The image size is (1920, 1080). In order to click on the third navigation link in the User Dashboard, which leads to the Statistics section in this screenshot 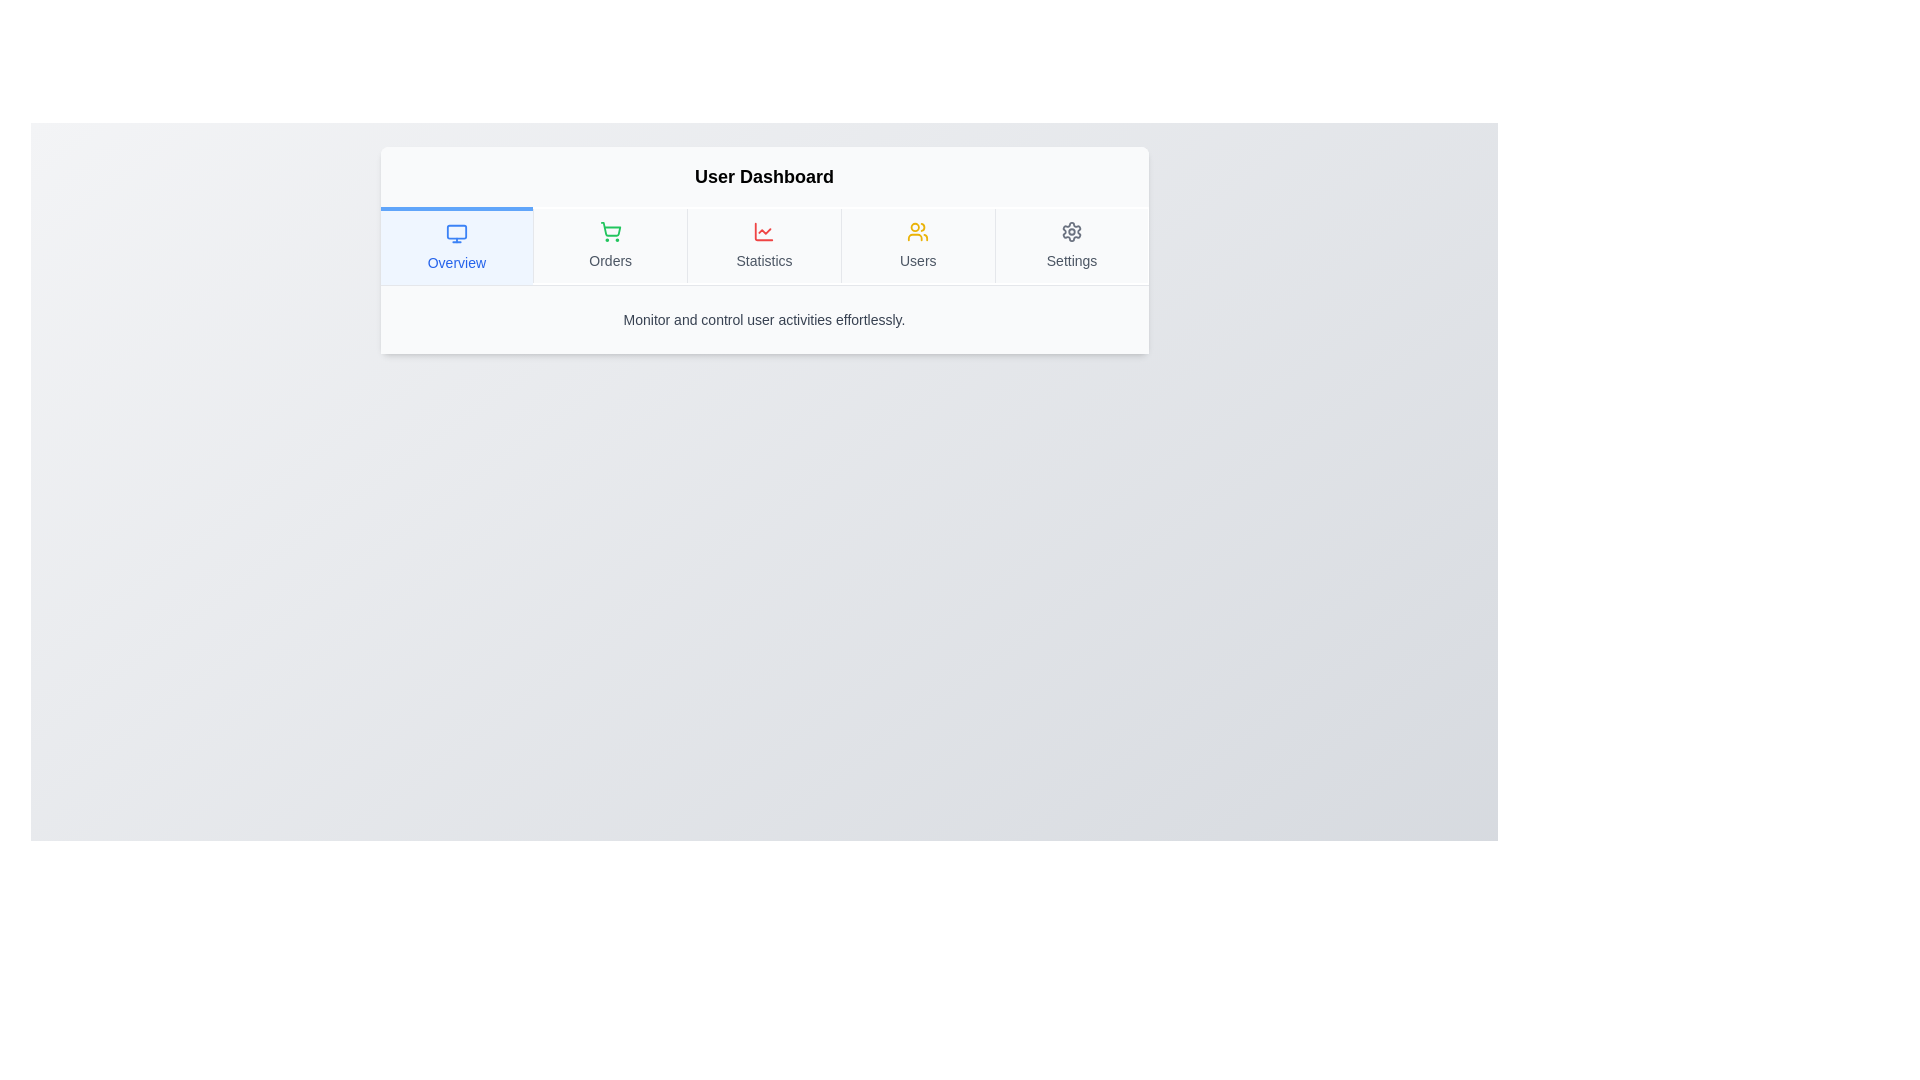, I will do `click(763, 249)`.